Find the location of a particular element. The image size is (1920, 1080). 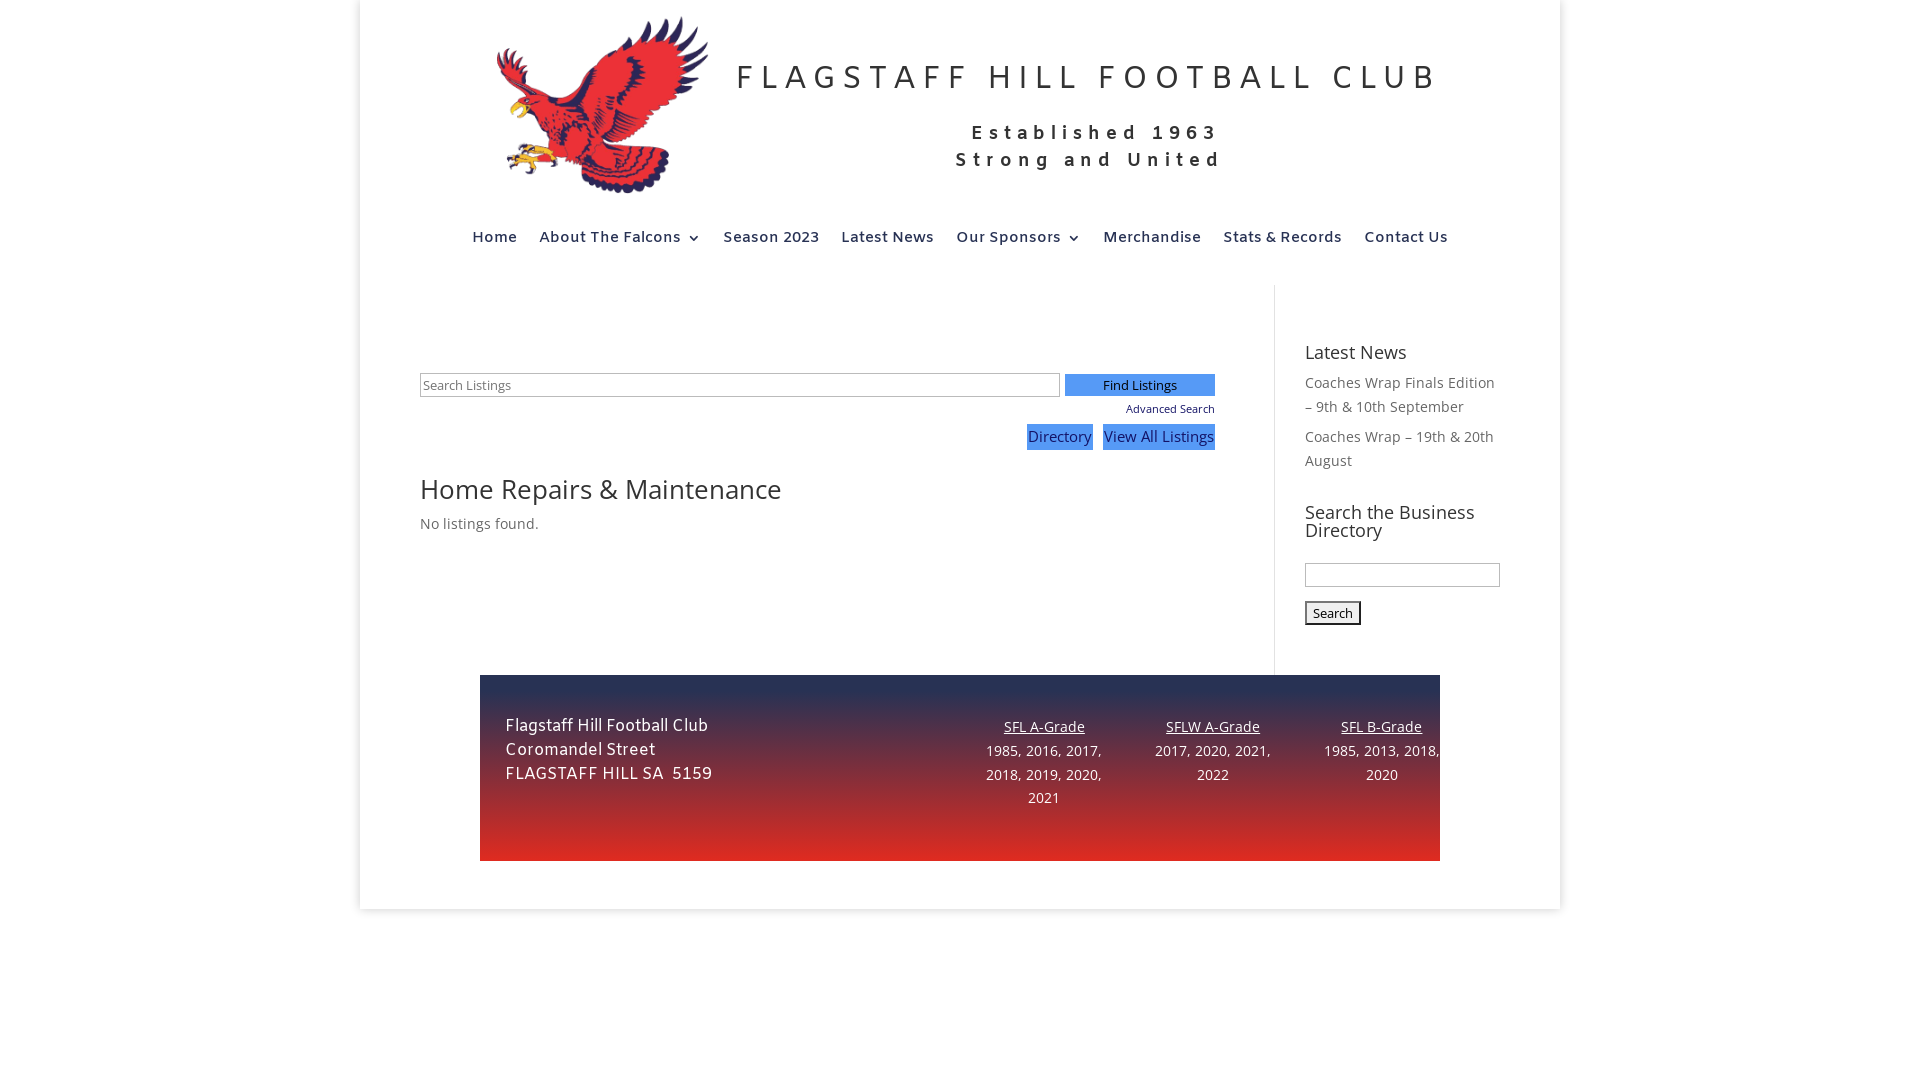

'Our Sponsors' is located at coordinates (1018, 241).